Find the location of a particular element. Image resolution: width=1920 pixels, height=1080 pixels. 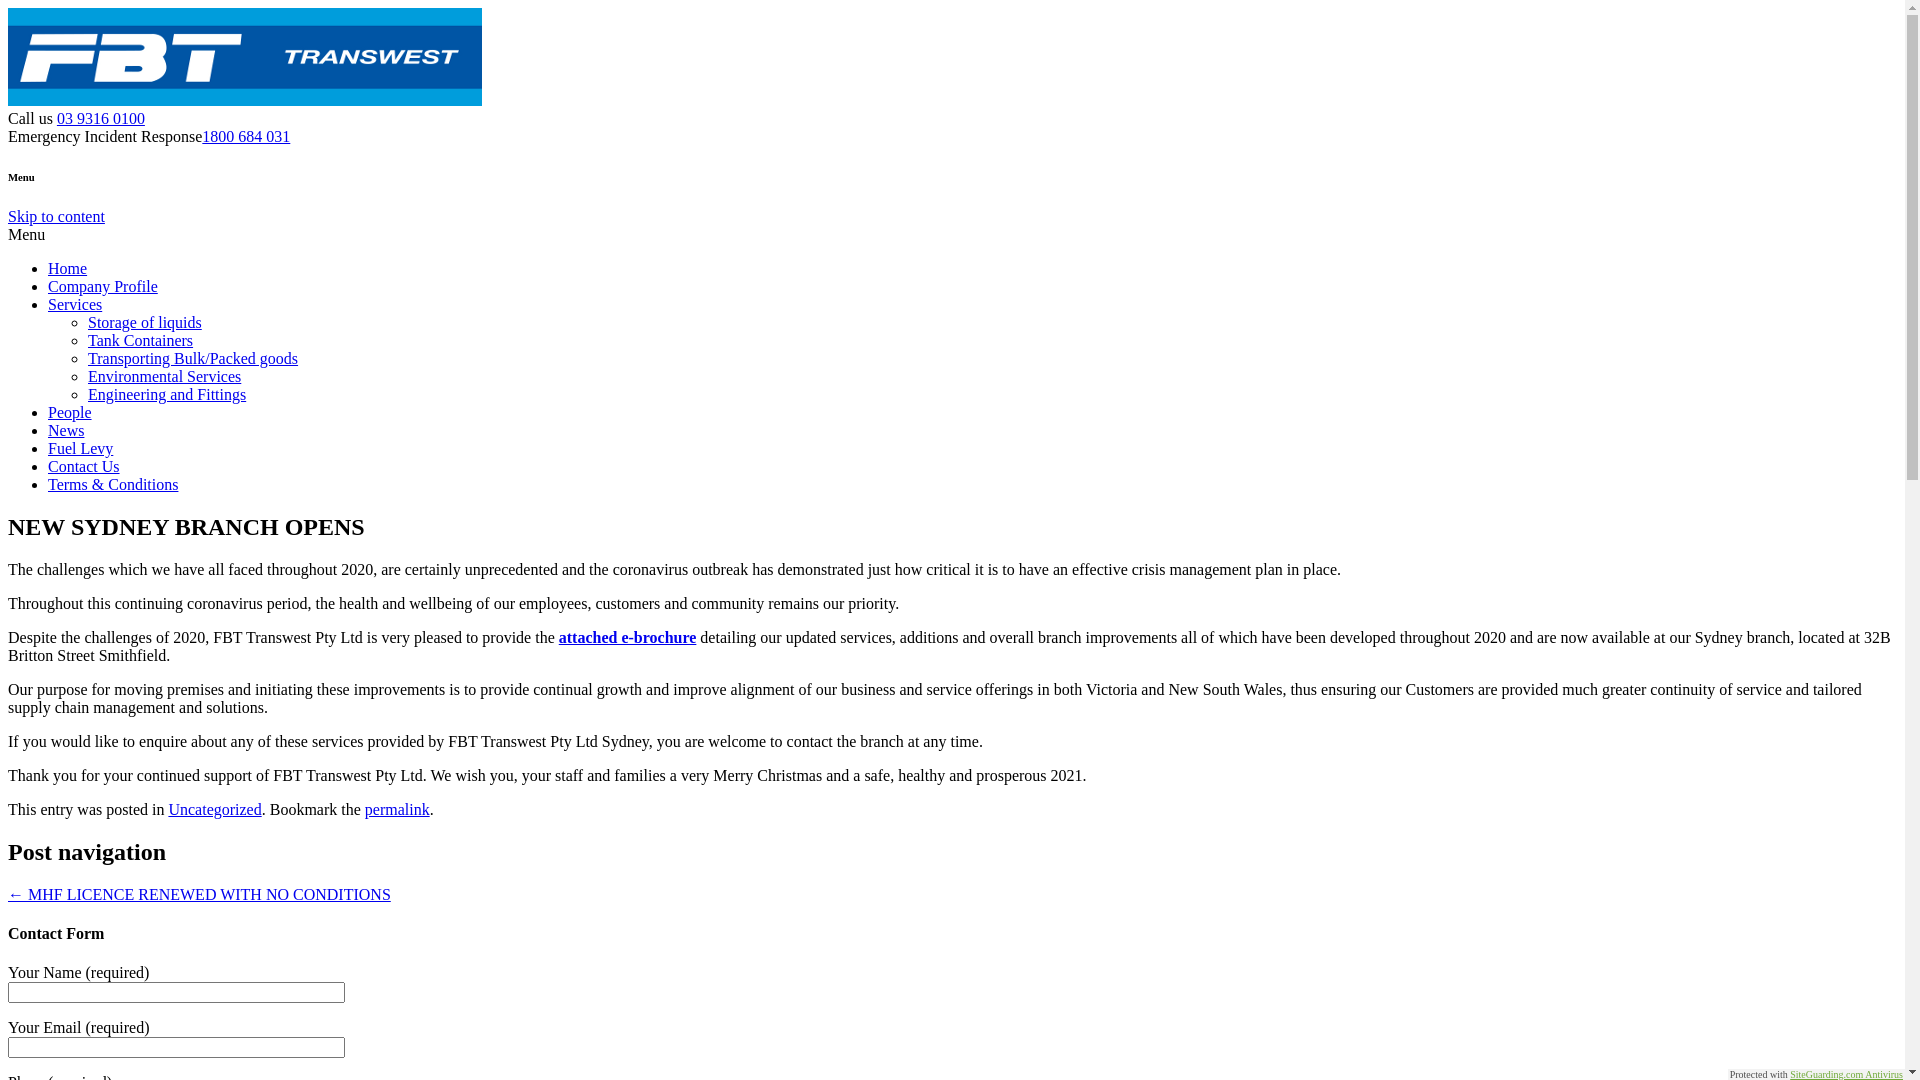

'1800 684 031' is located at coordinates (201, 135).